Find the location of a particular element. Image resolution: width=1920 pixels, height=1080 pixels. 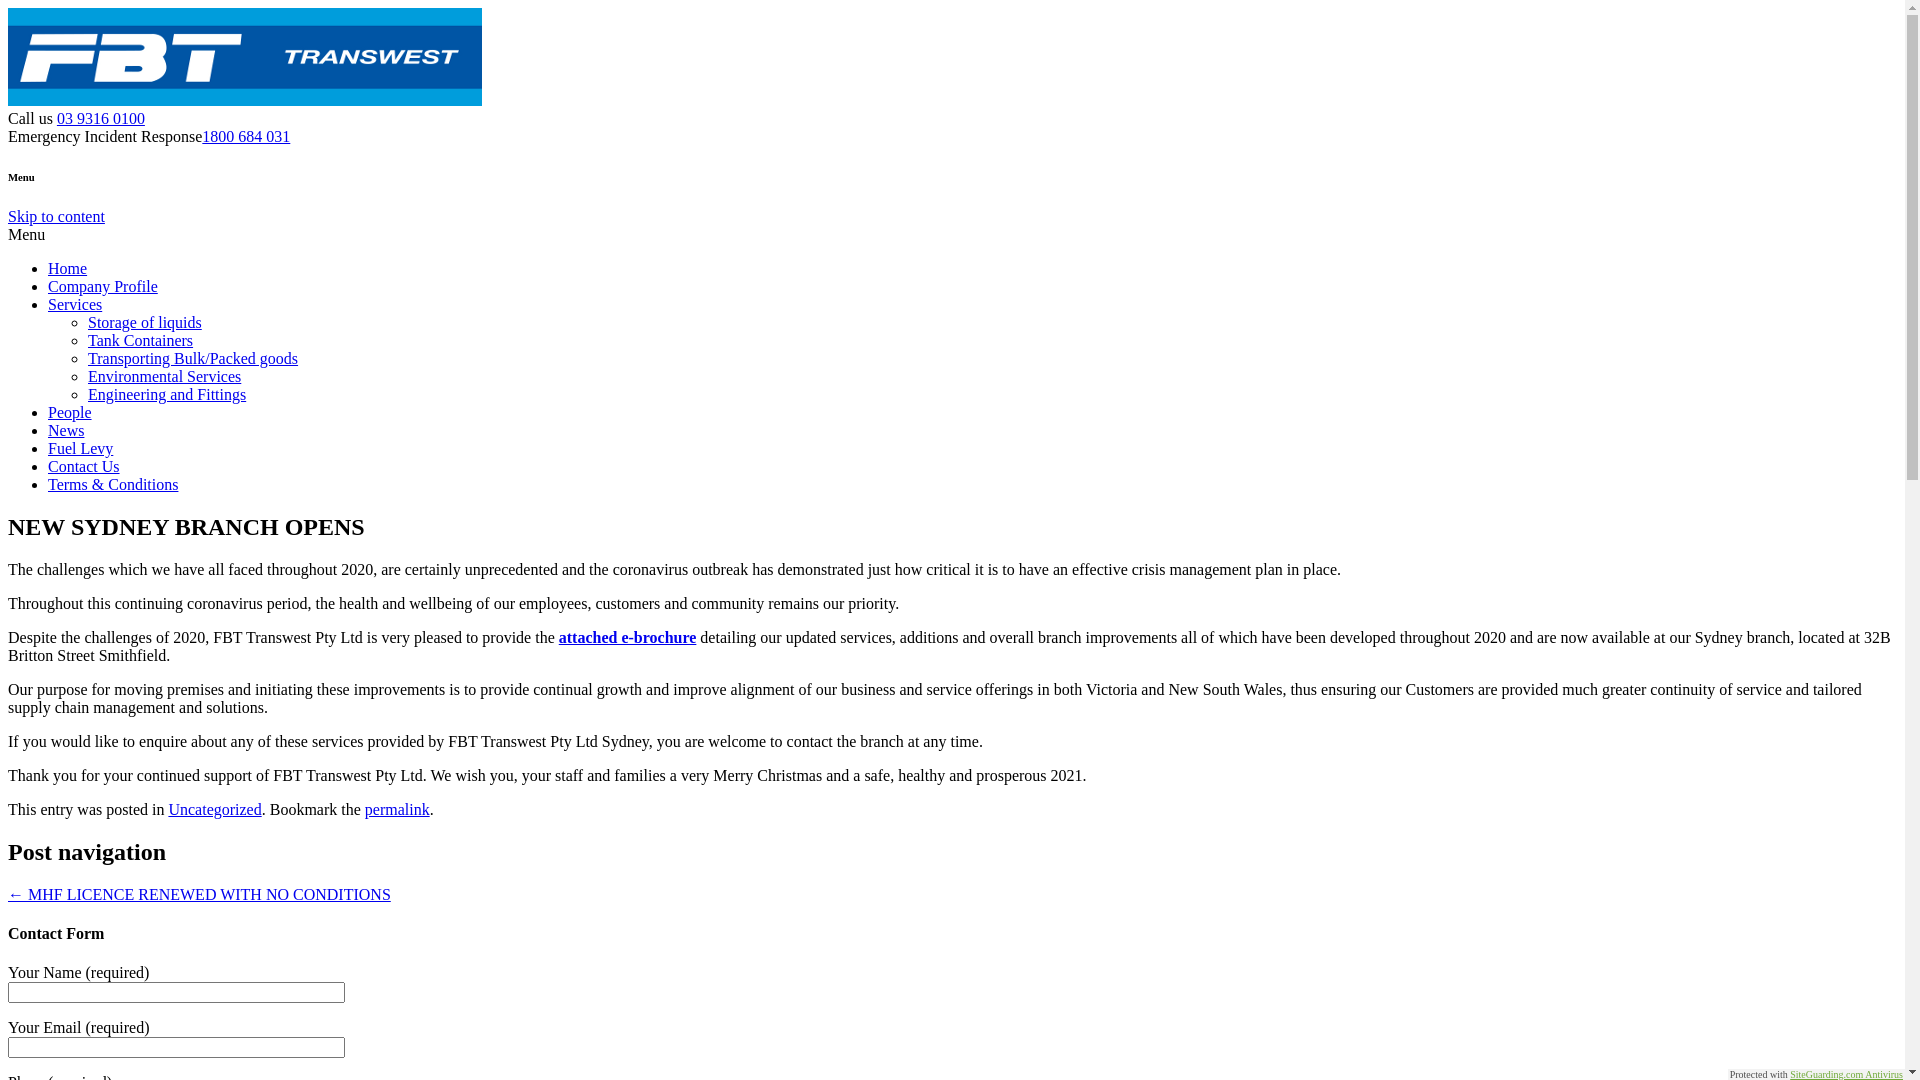

'1800 684 031' is located at coordinates (201, 135).